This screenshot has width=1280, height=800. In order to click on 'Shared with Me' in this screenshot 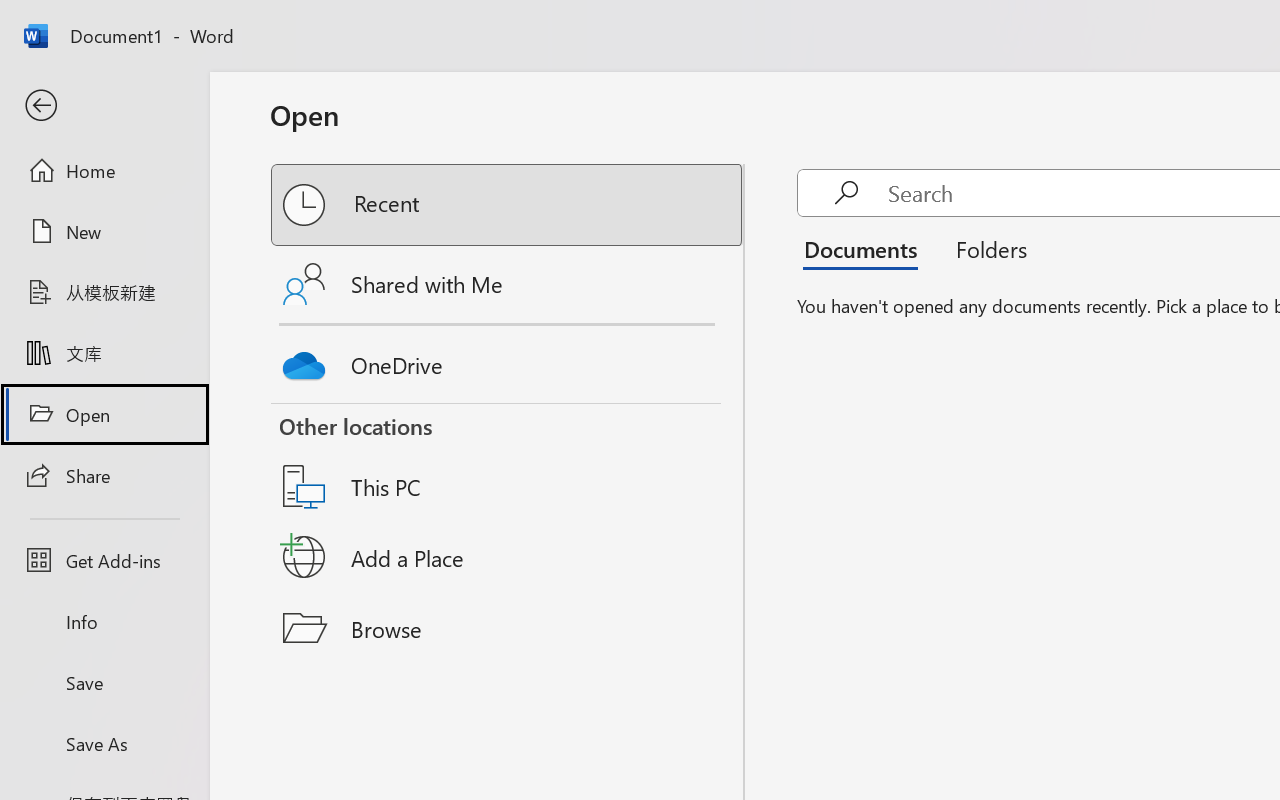, I will do `click(508, 284)`.